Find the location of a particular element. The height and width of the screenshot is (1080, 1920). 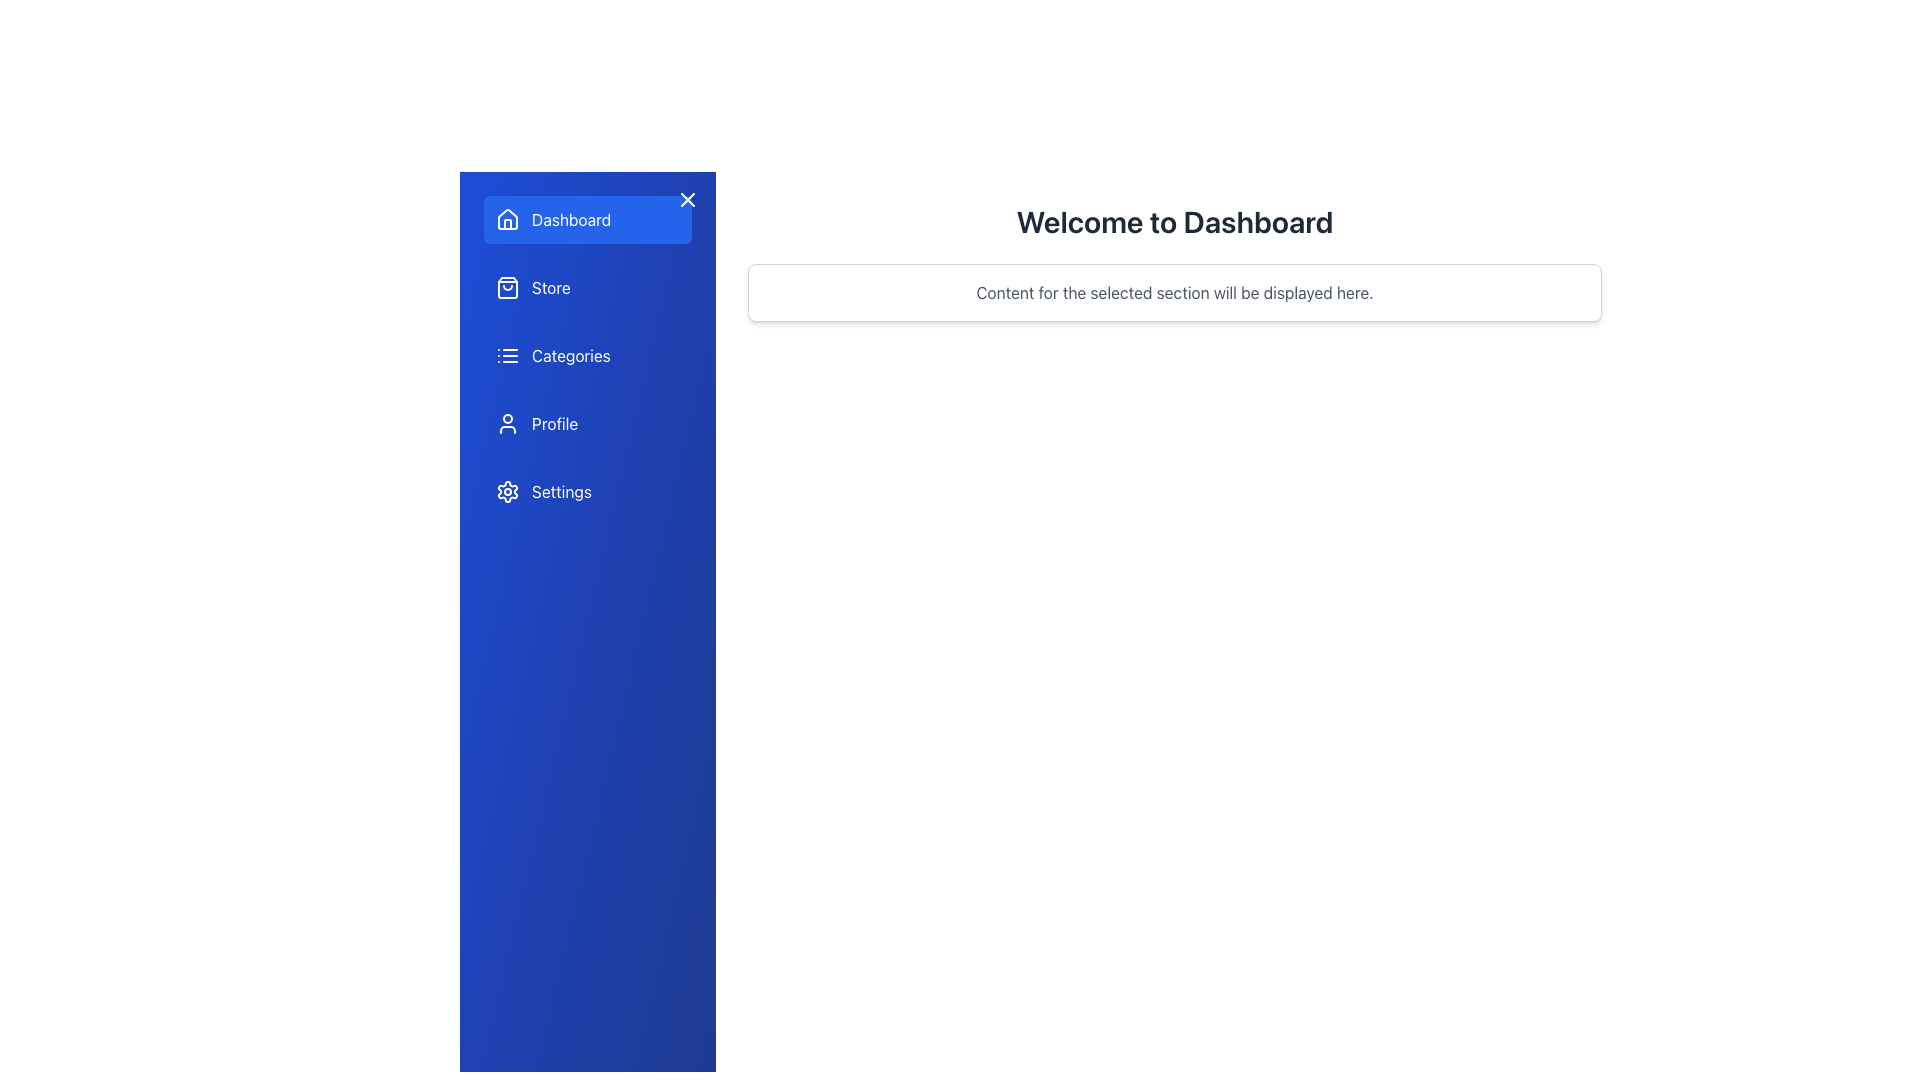

the Interactive menu button, which is the fifth item in the vertical navigation menu on the left side, located below the 'Profile' menu item is located at coordinates (587, 492).